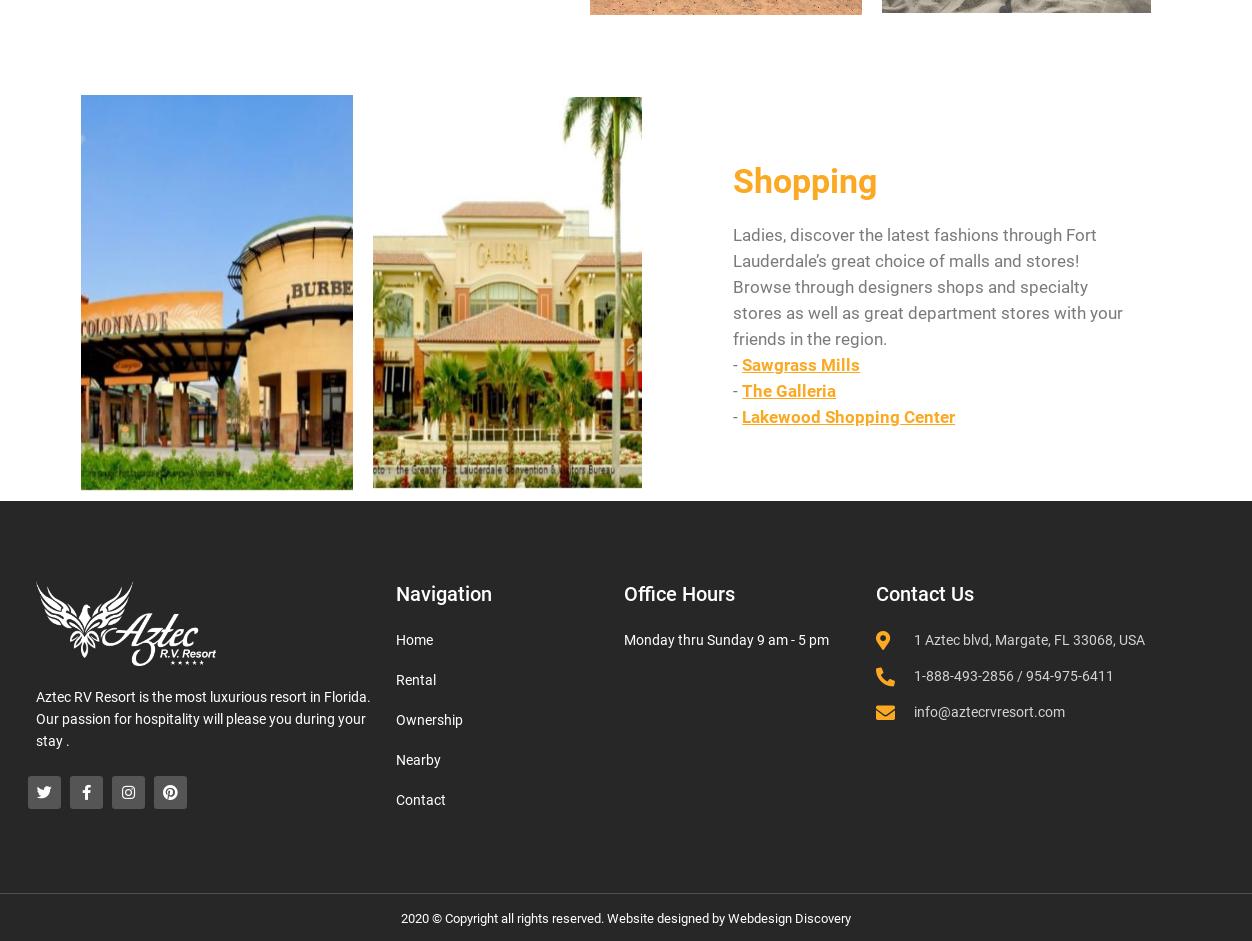 The height and width of the screenshot is (941, 1252). What do you see at coordinates (563, 917) in the screenshot?
I see `'2020 © Copyright   all rights reserved. Website designed by'` at bounding box center [563, 917].